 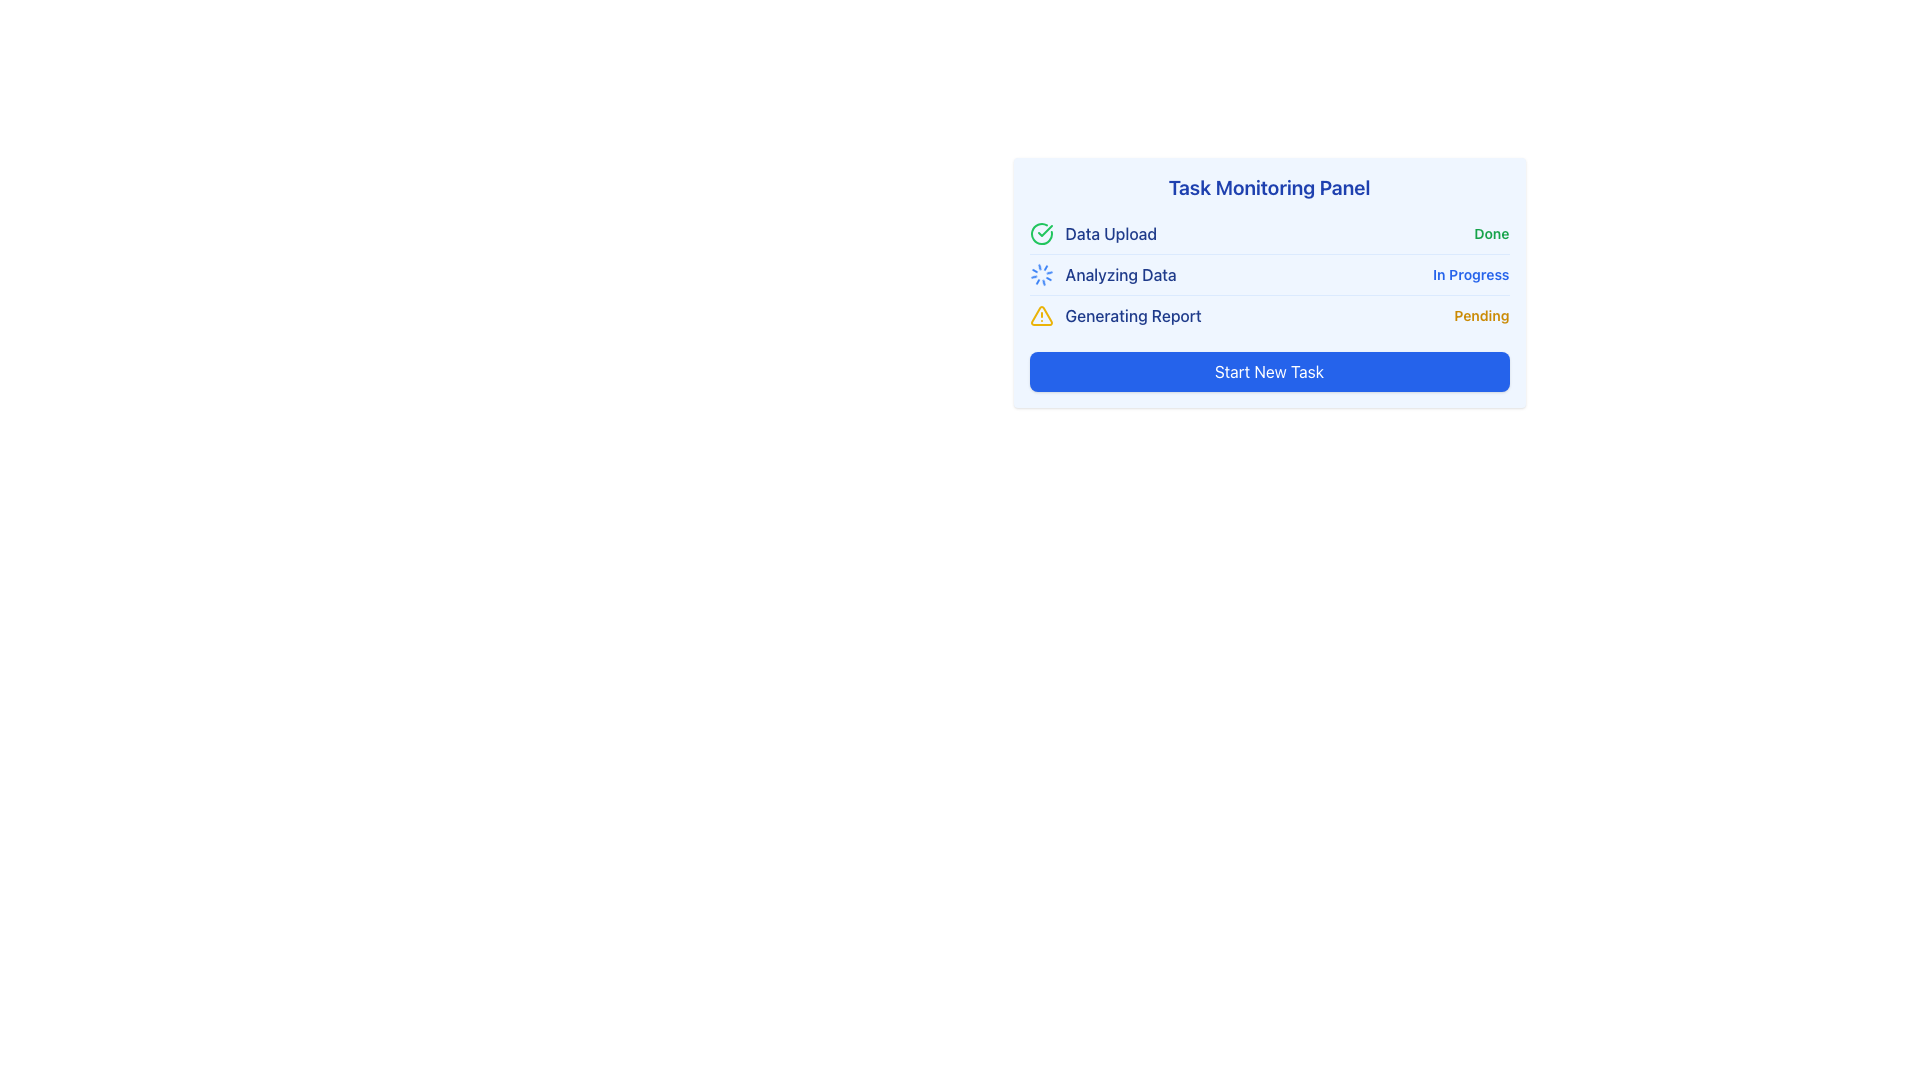 What do you see at coordinates (1268, 371) in the screenshot?
I see `the 'Start New Task' button` at bounding box center [1268, 371].